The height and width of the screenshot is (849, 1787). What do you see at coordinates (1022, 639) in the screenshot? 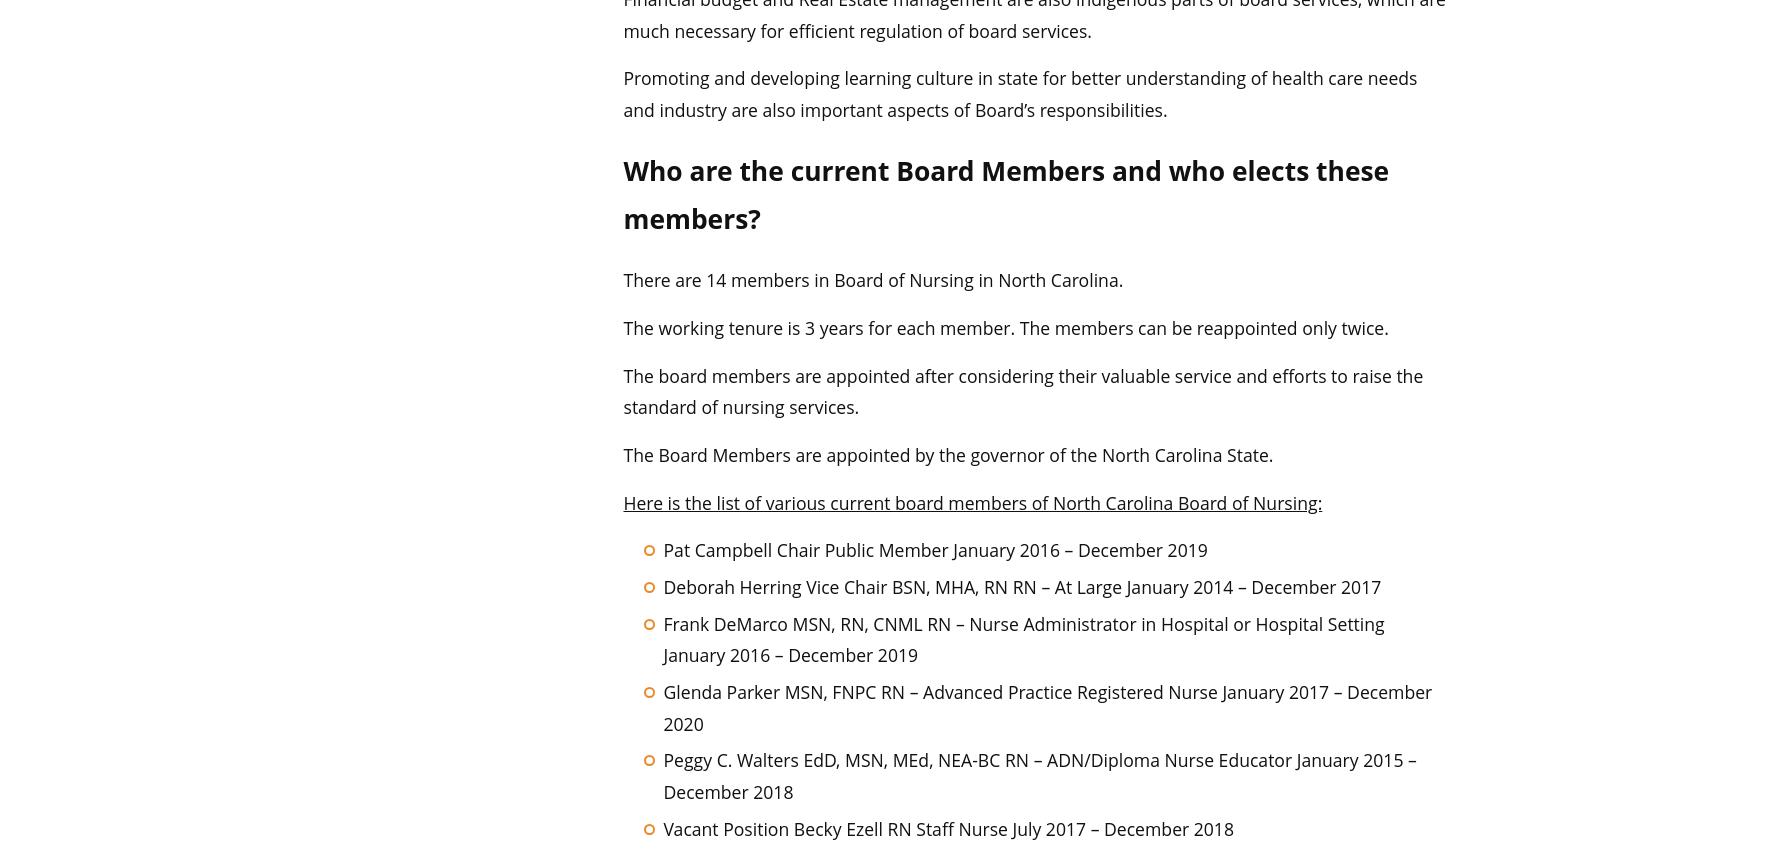
I see `'Frank DeMarco MSN, RN, CNML RN – Nurse Administrator in Hospital or Hospital Setting January 2016 – December 2019'` at bounding box center [1022, 639].